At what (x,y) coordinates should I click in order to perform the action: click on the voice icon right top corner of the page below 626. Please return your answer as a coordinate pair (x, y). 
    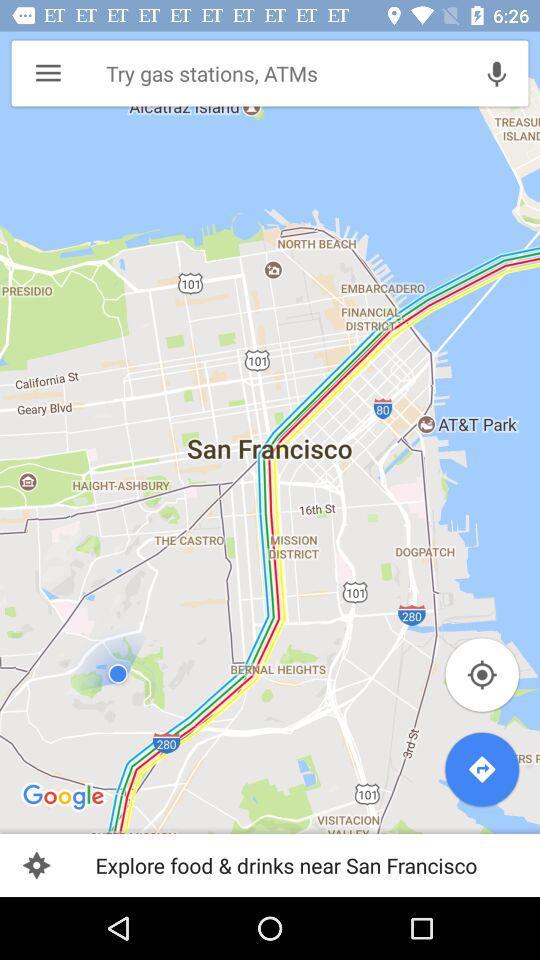
    Looking at the image, I should click on (495, 73).